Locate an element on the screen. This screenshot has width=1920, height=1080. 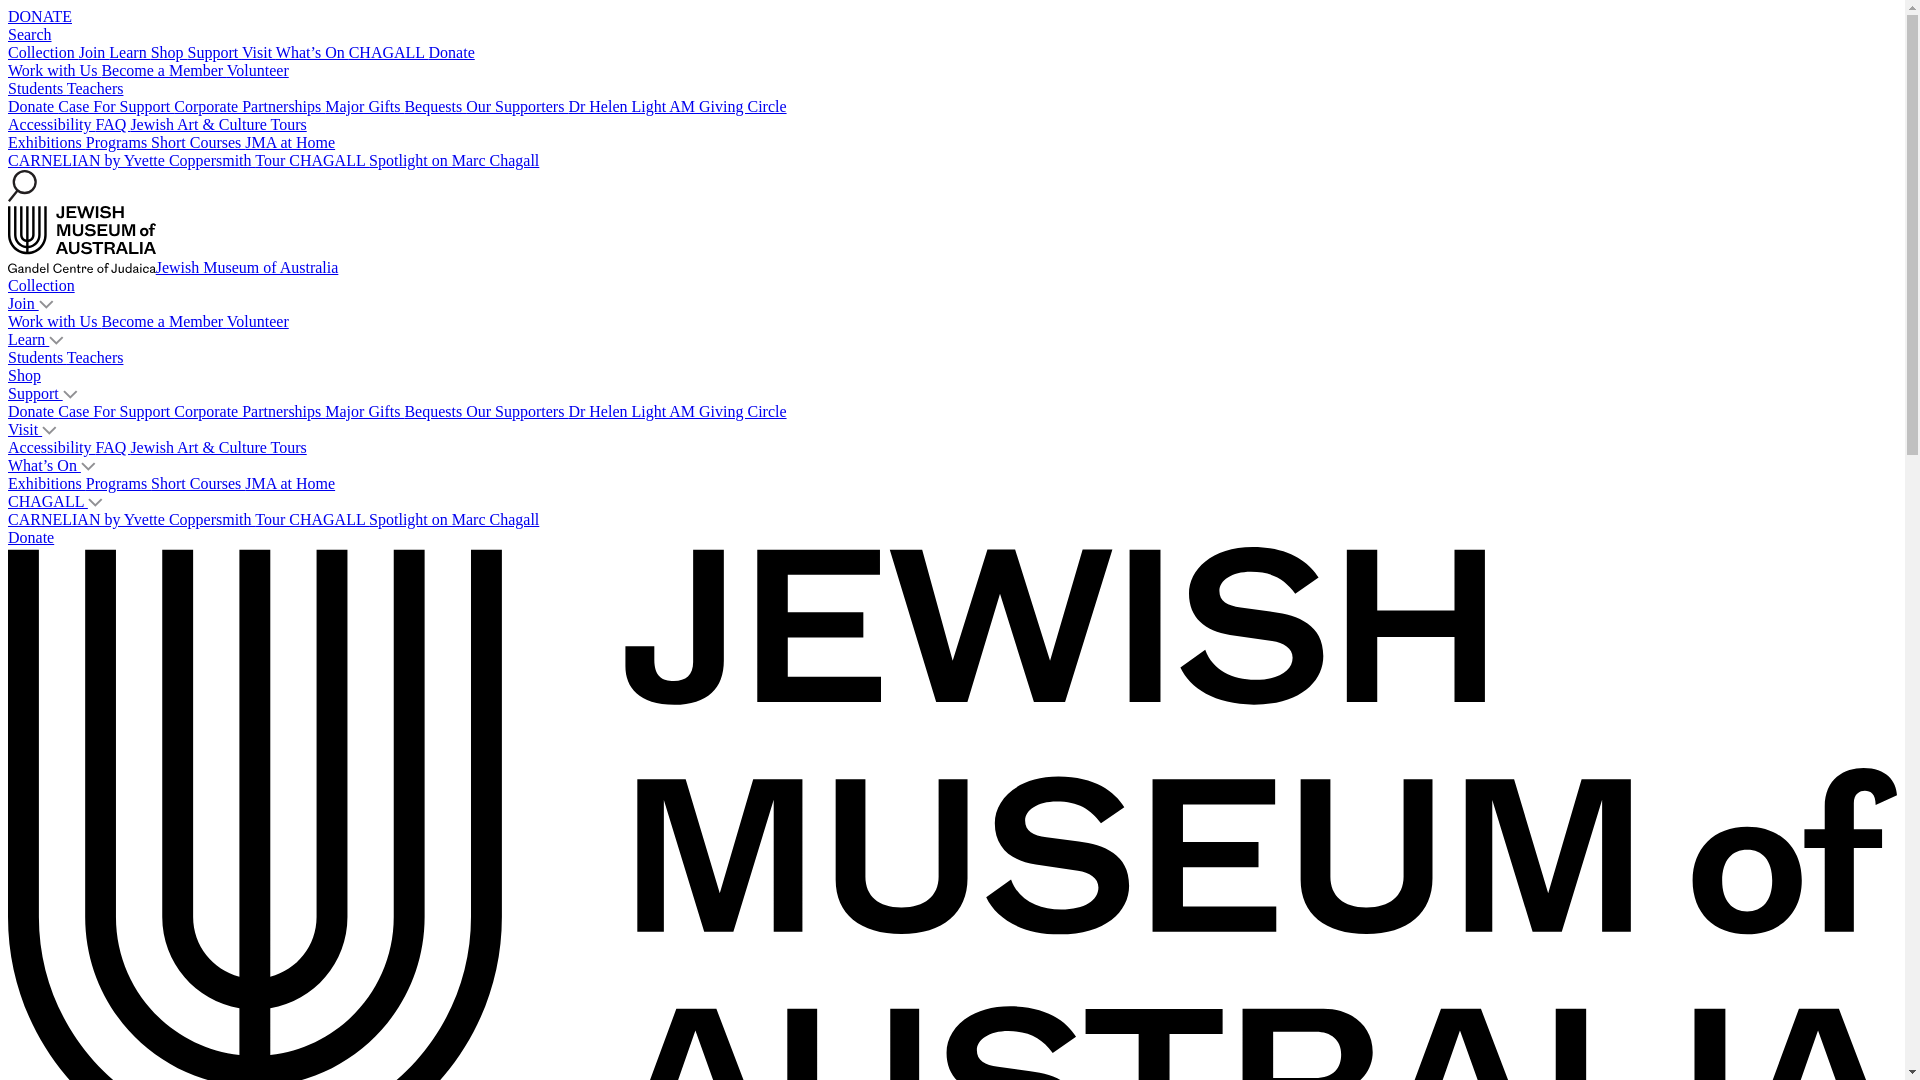
'CHAGALL' is located at coordinates (48, 500).